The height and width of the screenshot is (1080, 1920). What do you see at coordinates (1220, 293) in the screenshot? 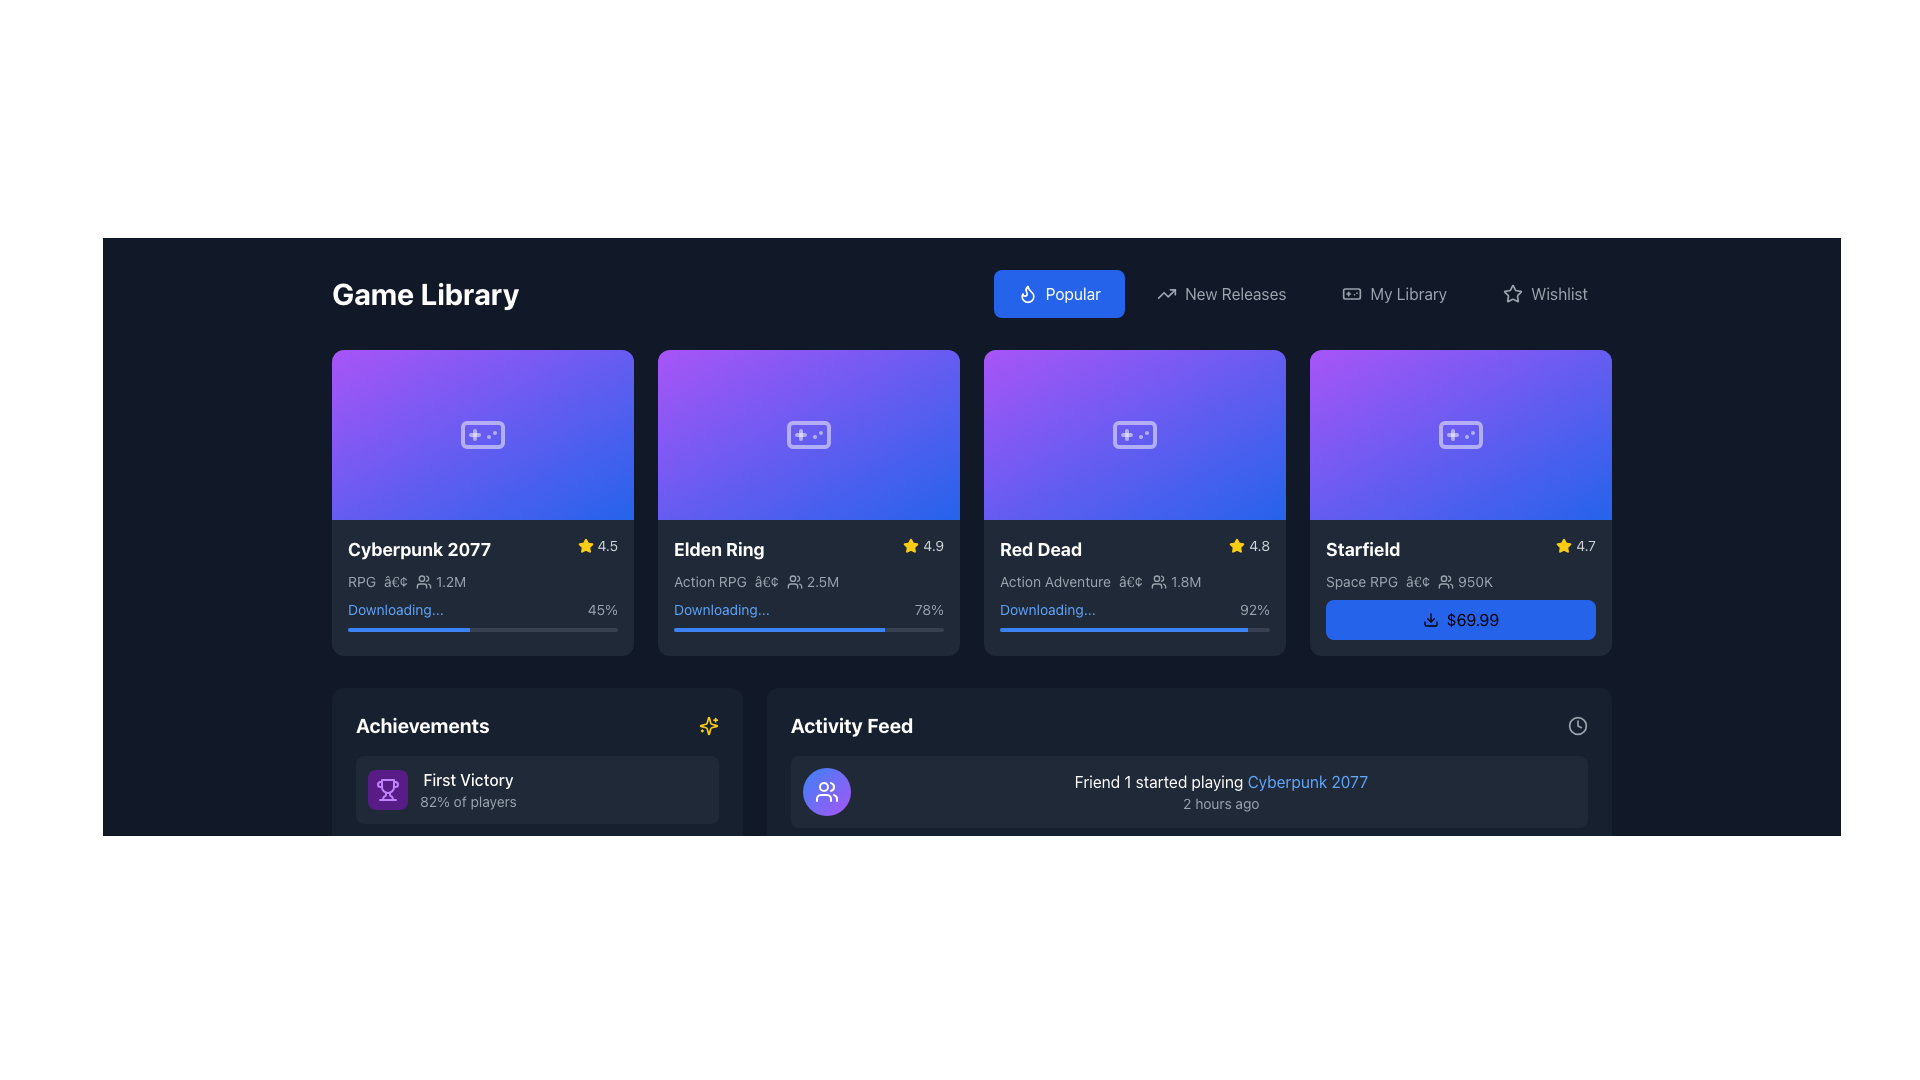
I see `the 'New Releases' button, which is the second button in the horizontal menu bar` at bounding box center [1220, 293].